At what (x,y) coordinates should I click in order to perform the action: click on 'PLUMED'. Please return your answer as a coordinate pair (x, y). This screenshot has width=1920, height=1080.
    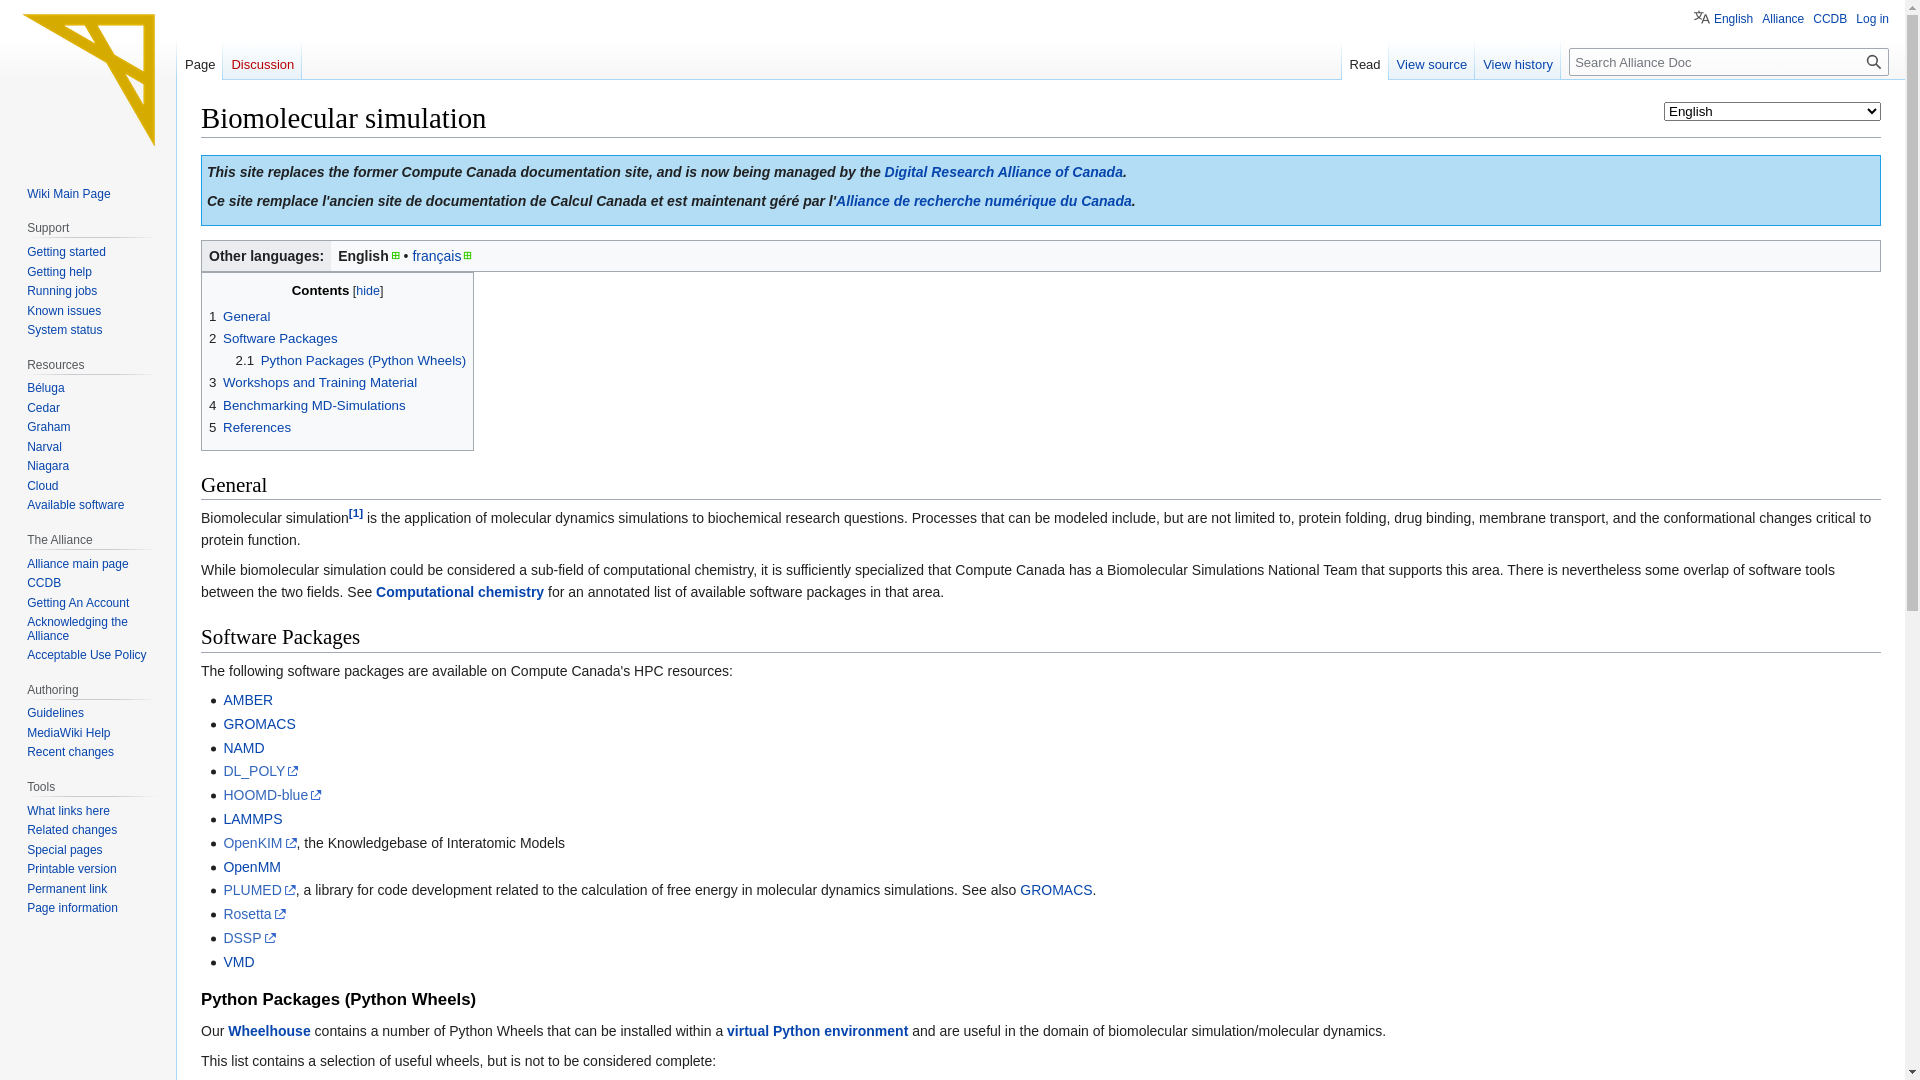
    Looking at the image, I should click on (258, 889).